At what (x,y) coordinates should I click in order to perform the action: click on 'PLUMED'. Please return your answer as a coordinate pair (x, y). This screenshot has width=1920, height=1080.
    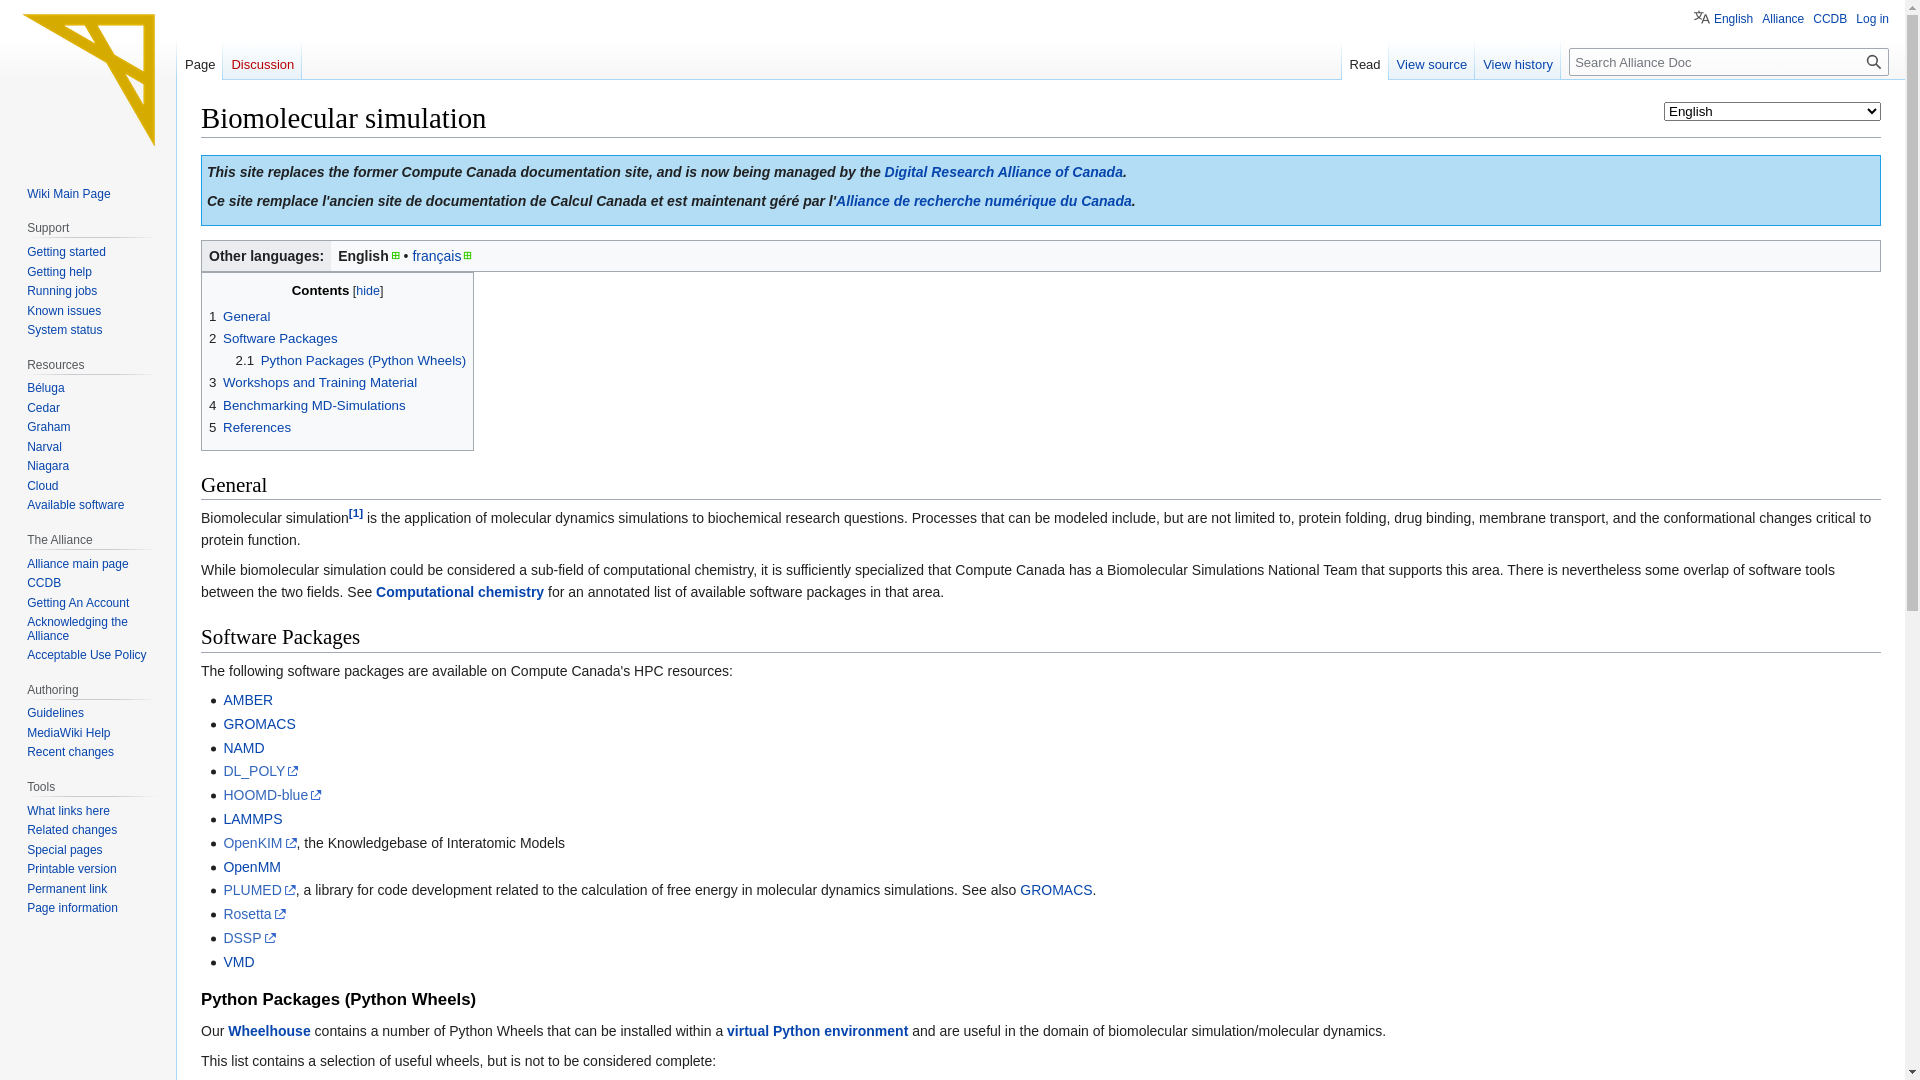
    Looking at the image, I should click on (258, 889).